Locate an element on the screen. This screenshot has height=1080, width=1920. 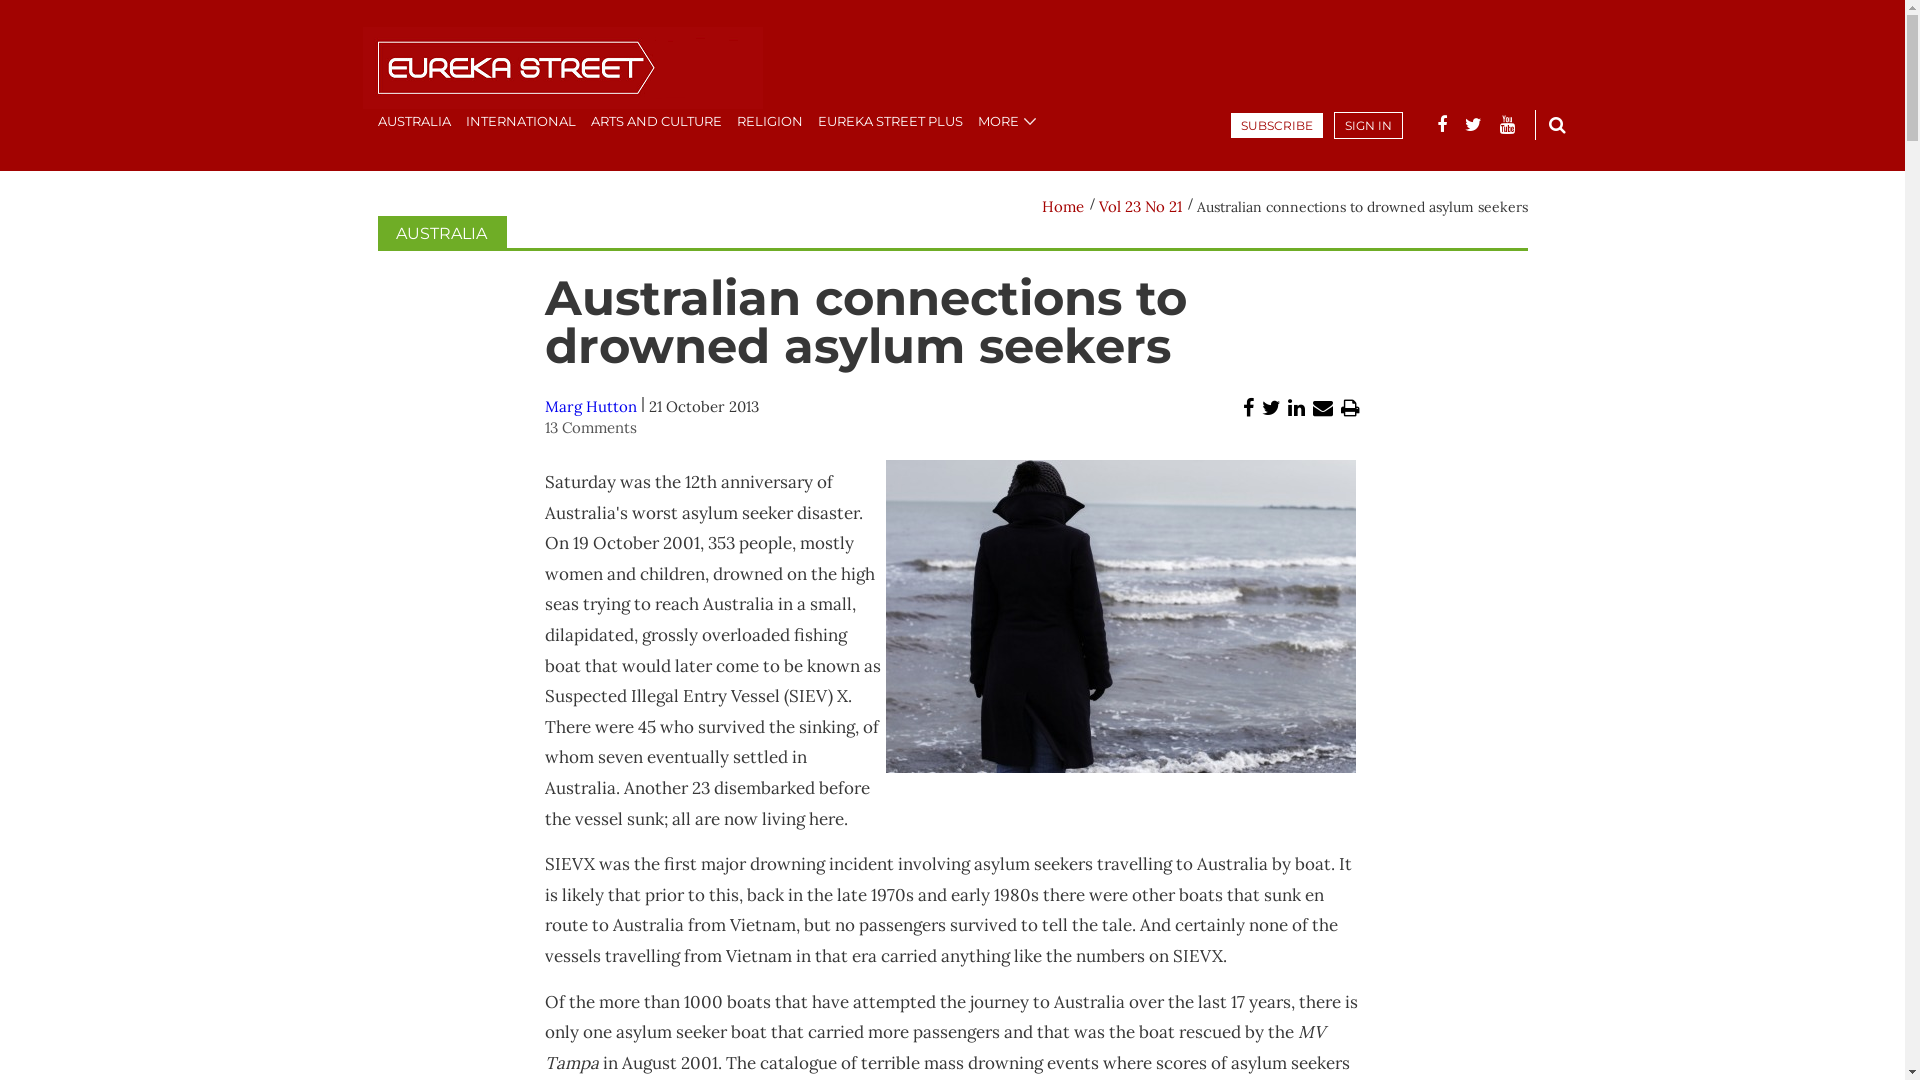
'Home' is located at coordinates (1040, 206).